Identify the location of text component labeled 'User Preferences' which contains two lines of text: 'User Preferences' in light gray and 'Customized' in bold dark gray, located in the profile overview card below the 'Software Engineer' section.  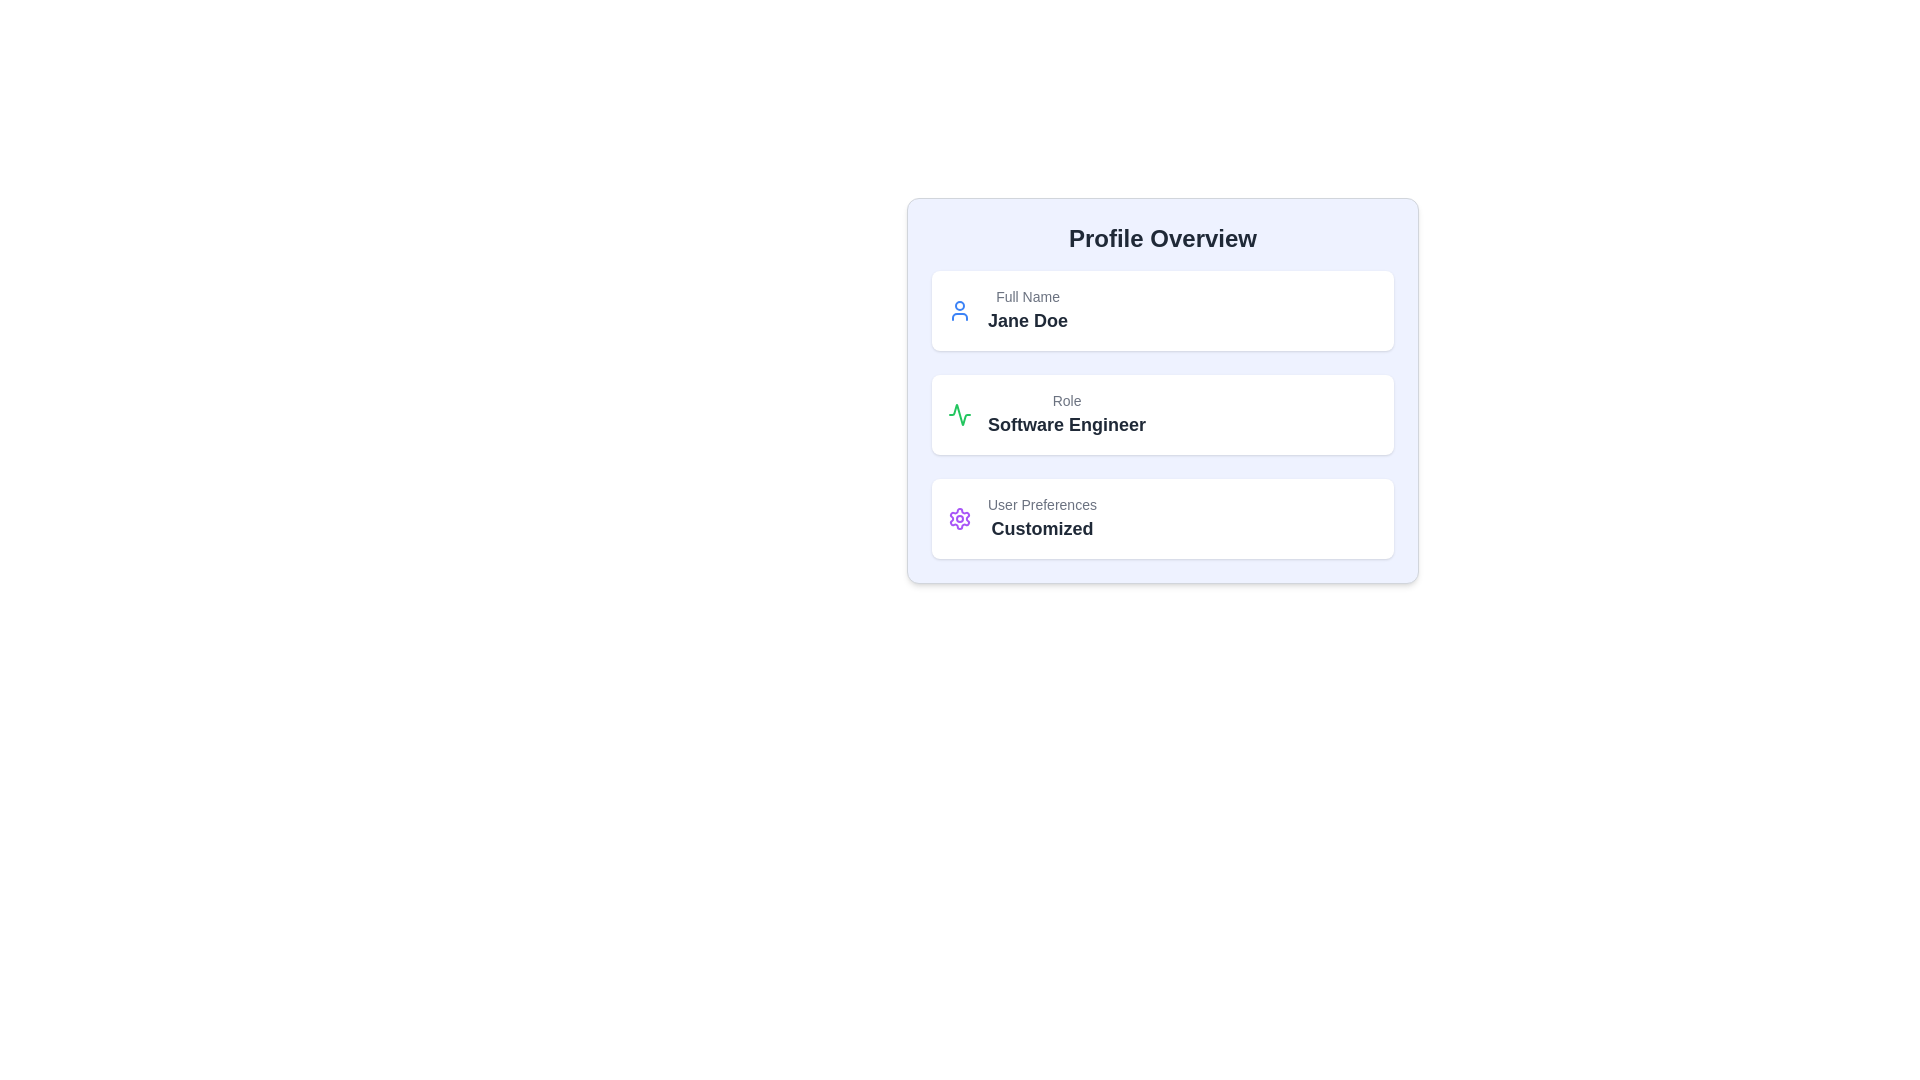
(1041, 518).